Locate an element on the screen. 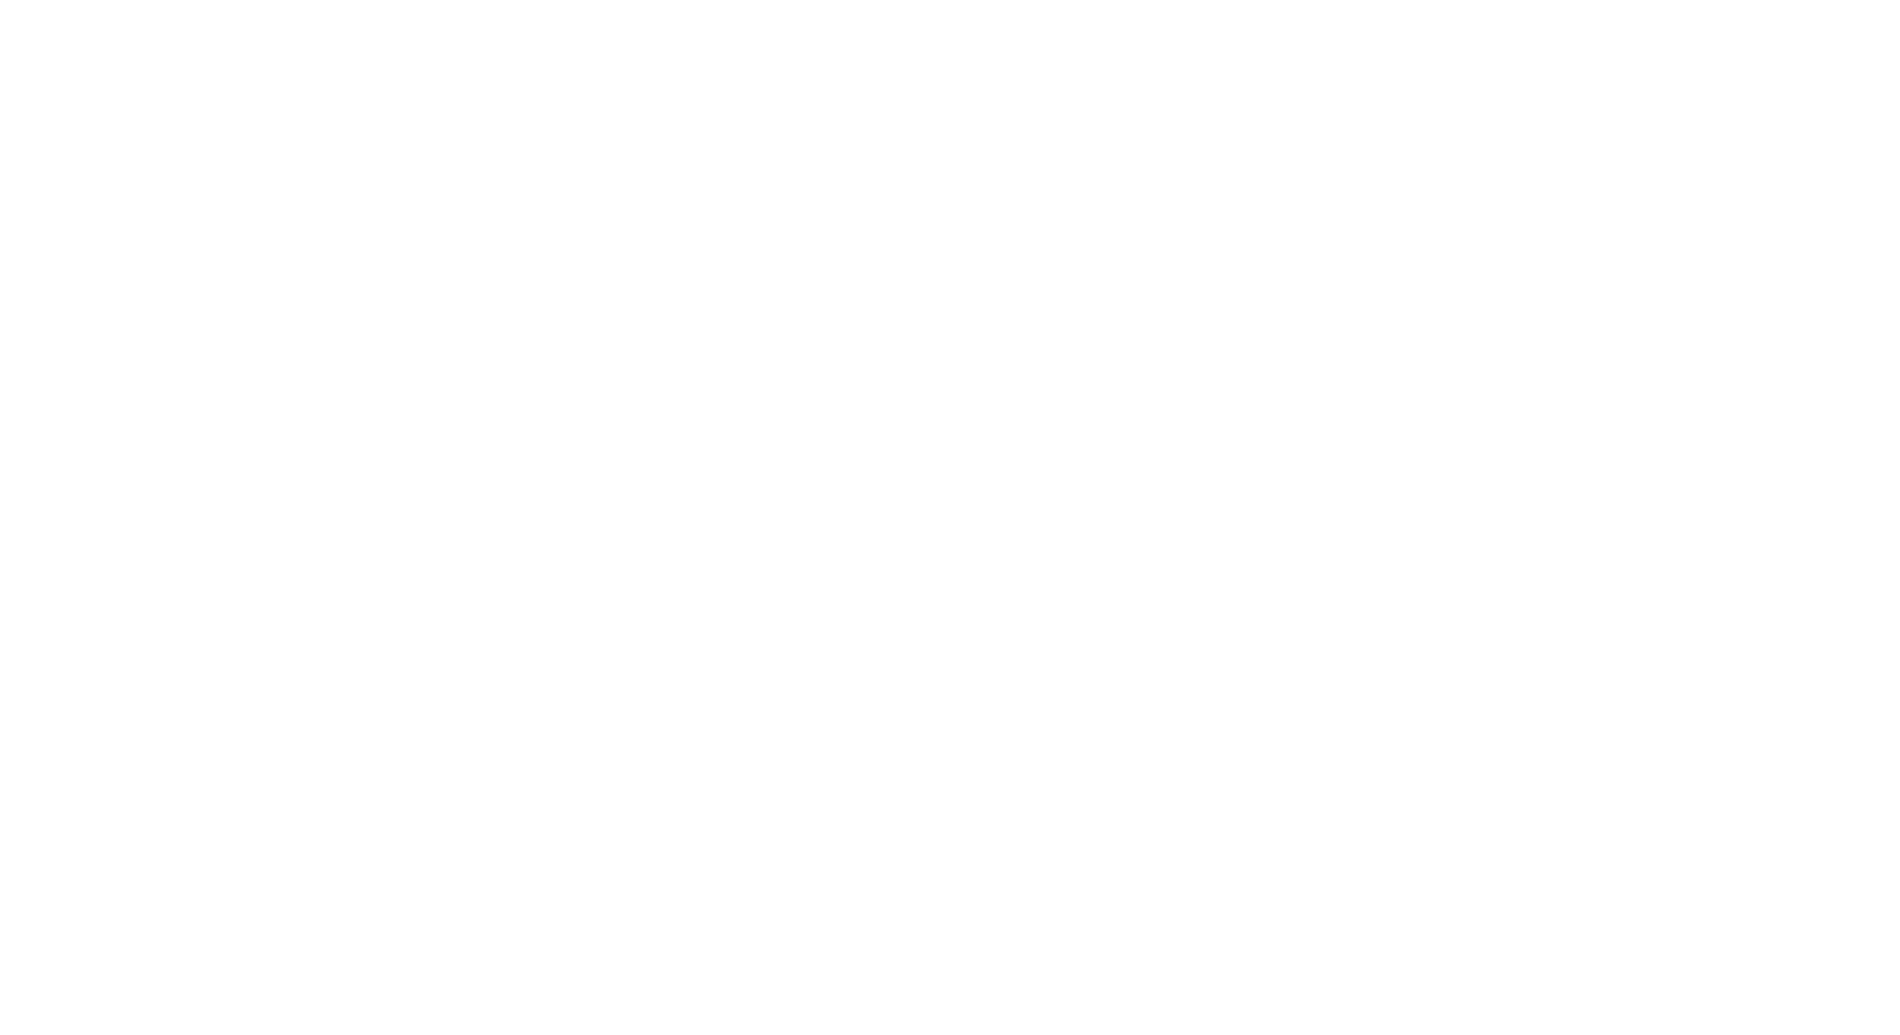 The image size is (1900, 1035). '–          Eating in a rush' is located at coordinates (453, 379).